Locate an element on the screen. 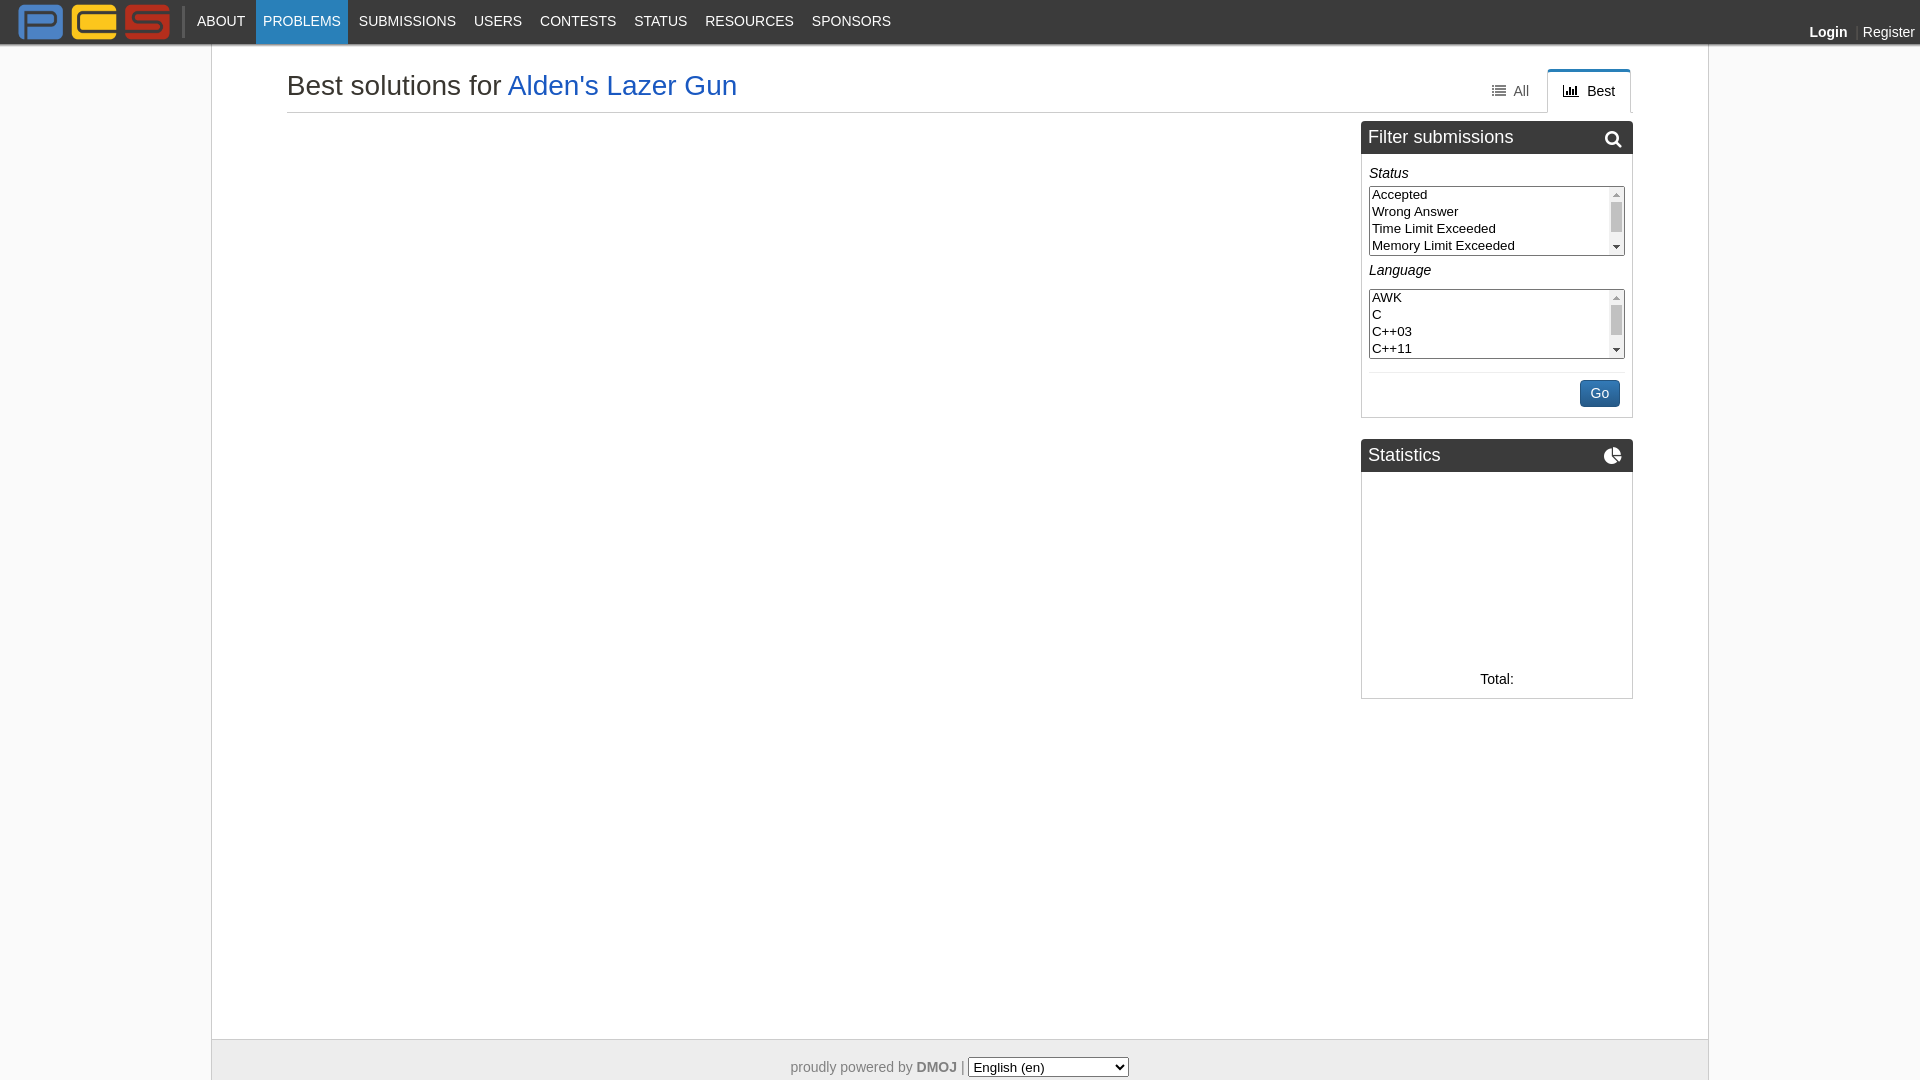  'All' is located at coordinates (1510, 91).